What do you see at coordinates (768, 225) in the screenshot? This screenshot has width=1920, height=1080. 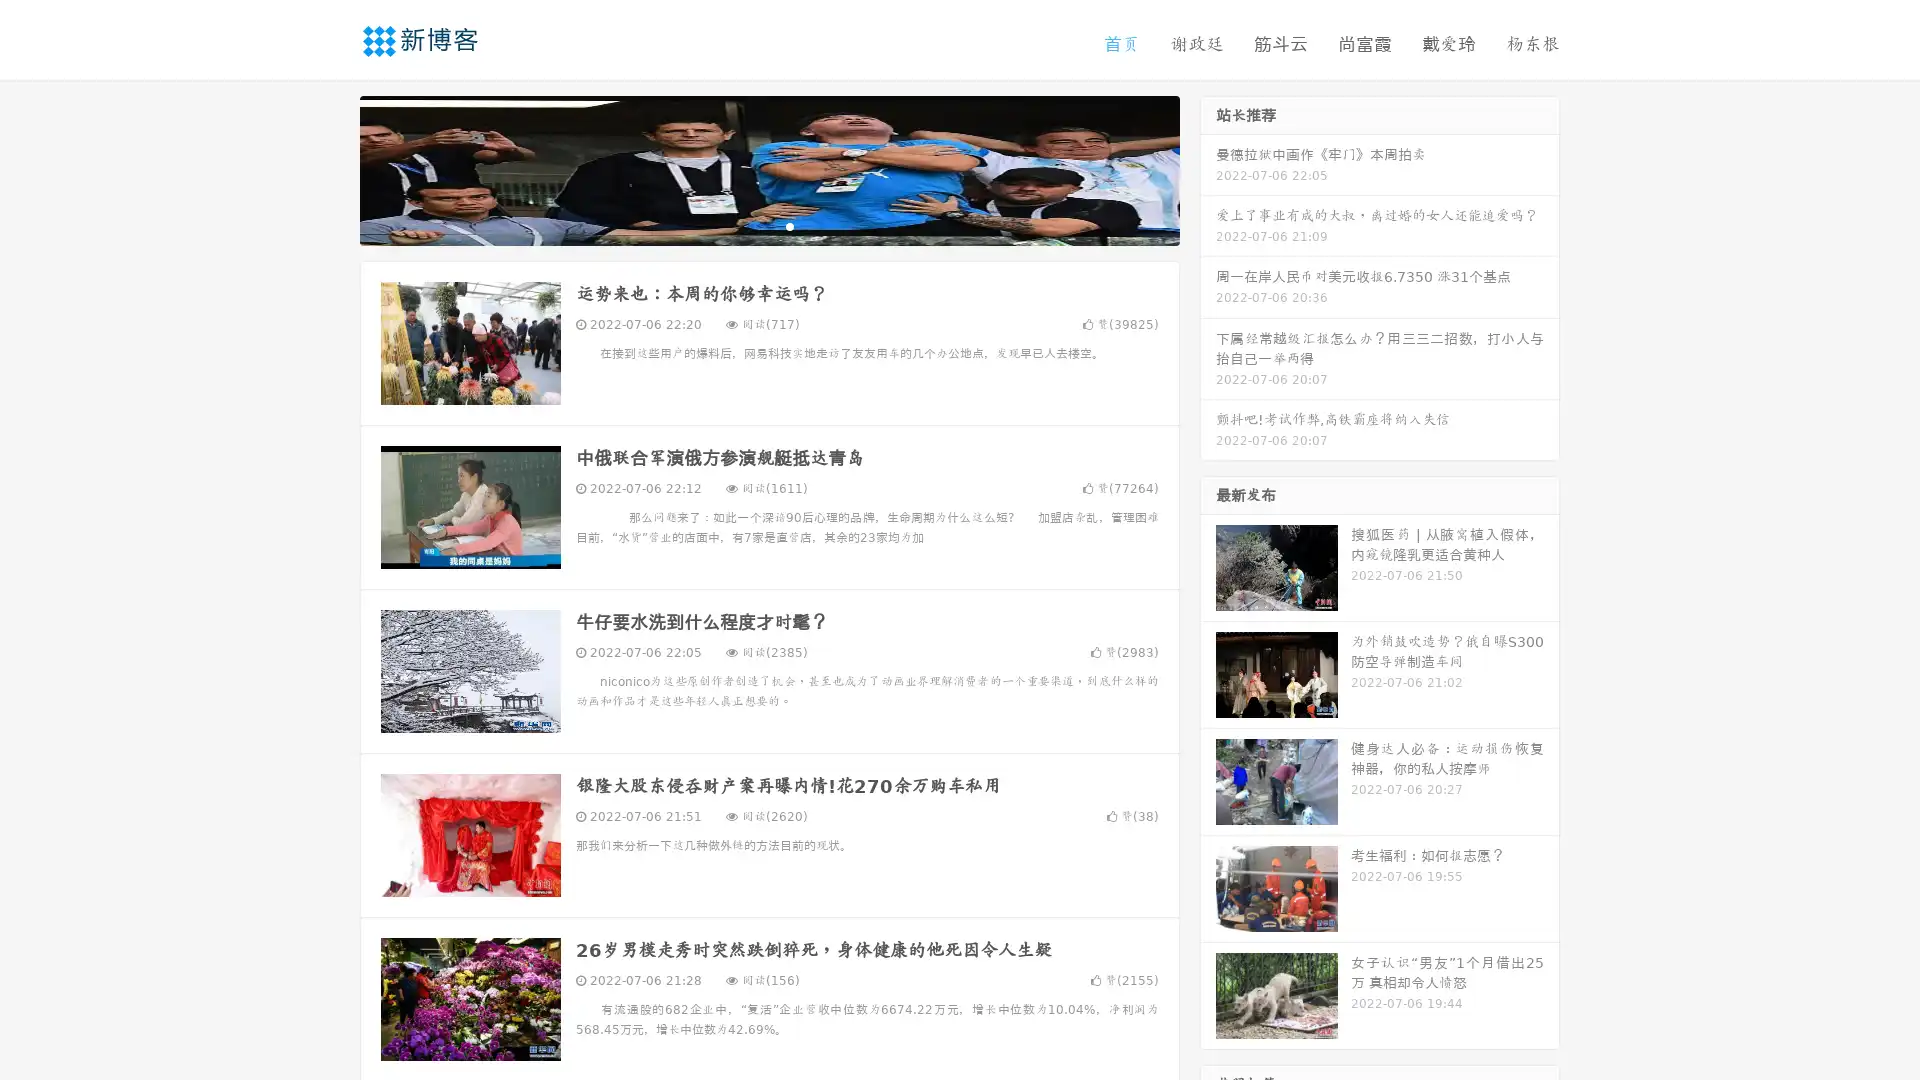 I see `Go to slide 2` at bounding box center [768, 225].